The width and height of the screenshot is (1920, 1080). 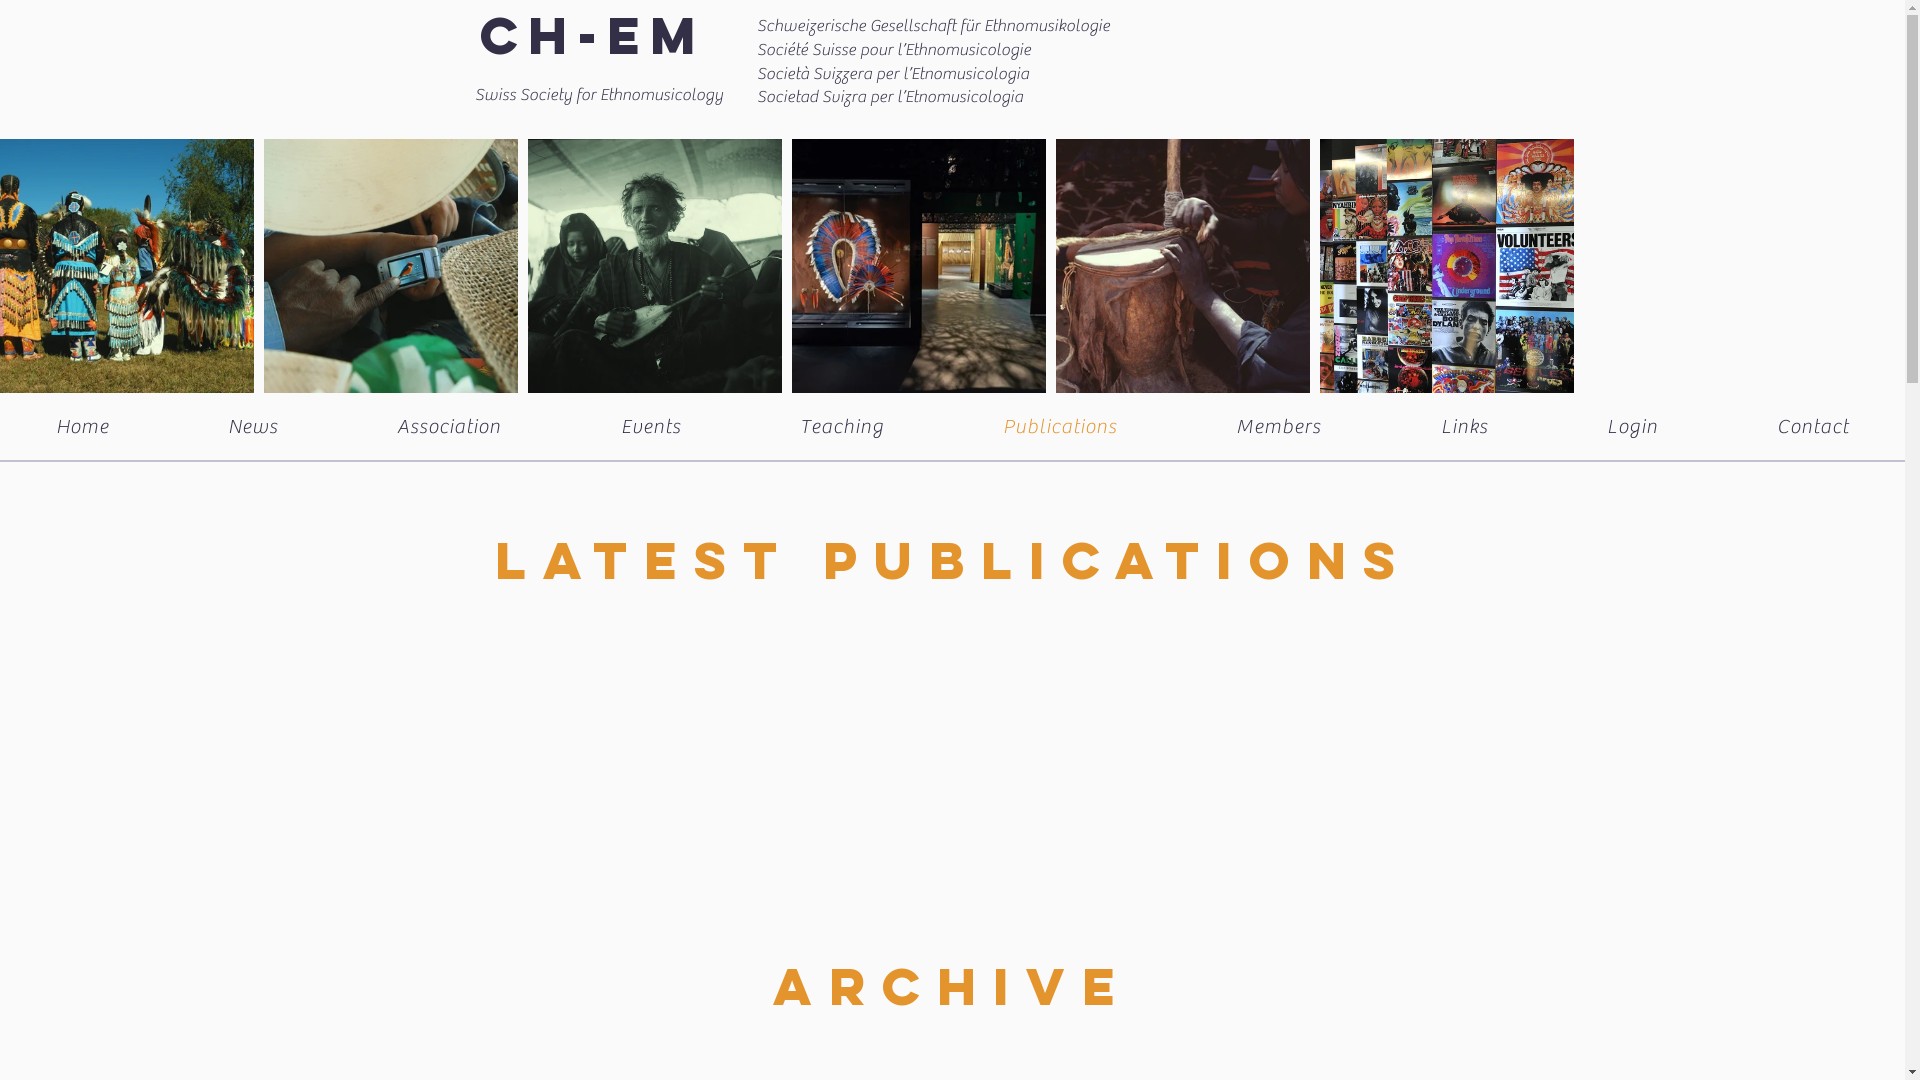 I want to click on 'Teaching', so click(x=841, y=425).